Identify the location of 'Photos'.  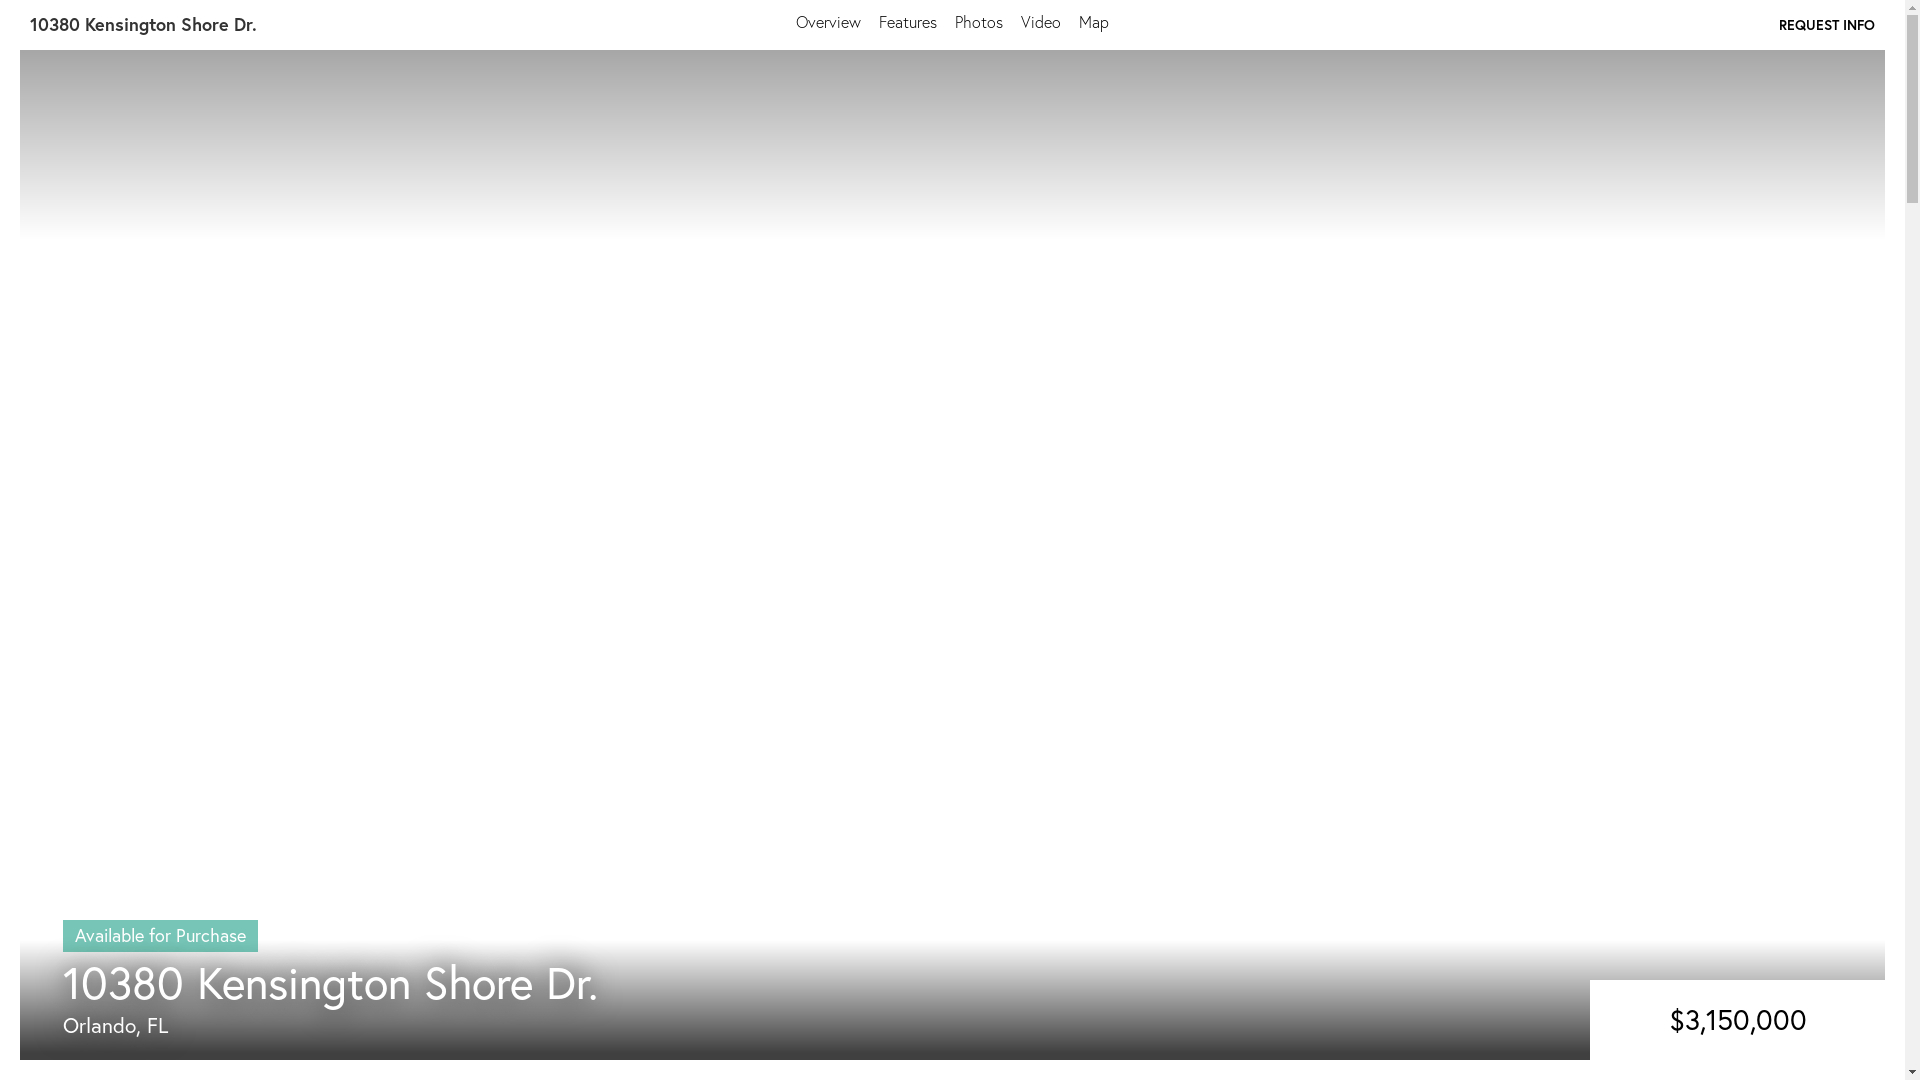
(954, 21).